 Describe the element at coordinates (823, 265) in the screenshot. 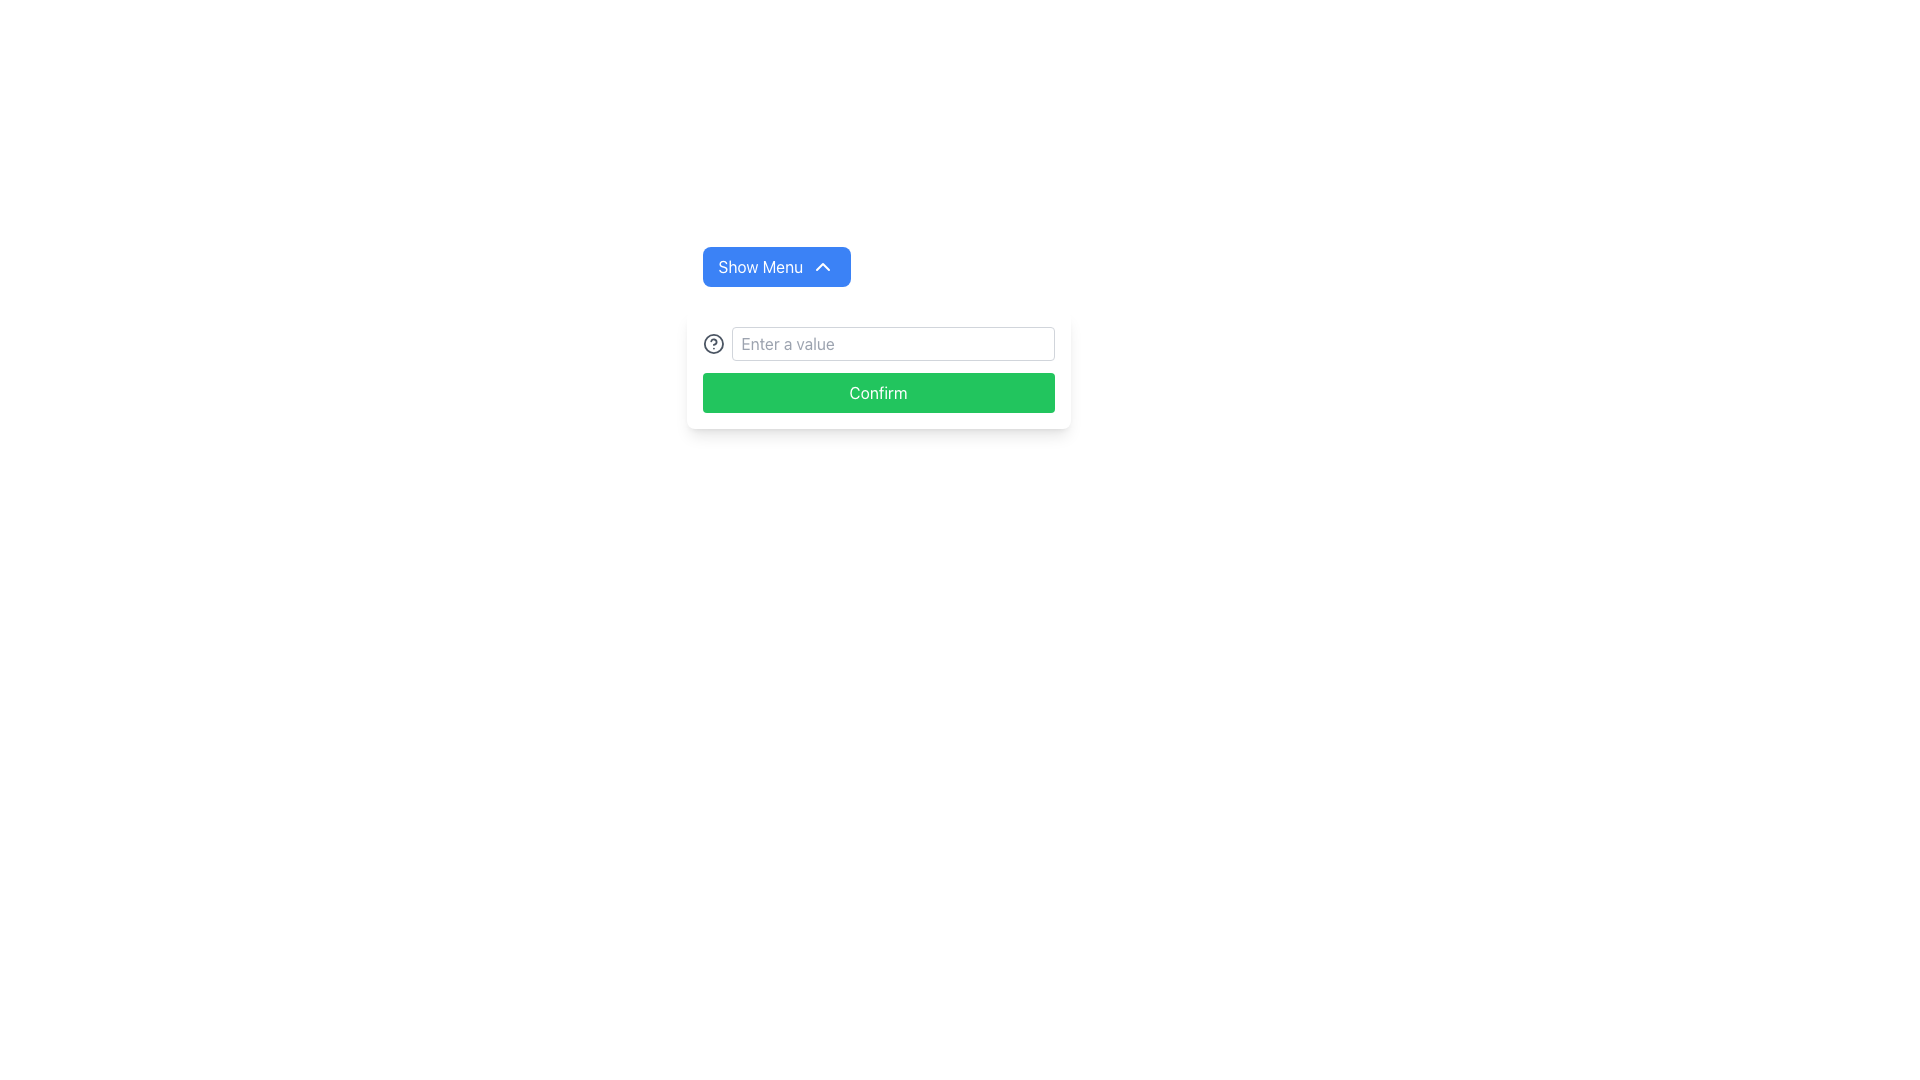

I see `the chevron icon at the far right end of the 'Show Menu' button` at that location.